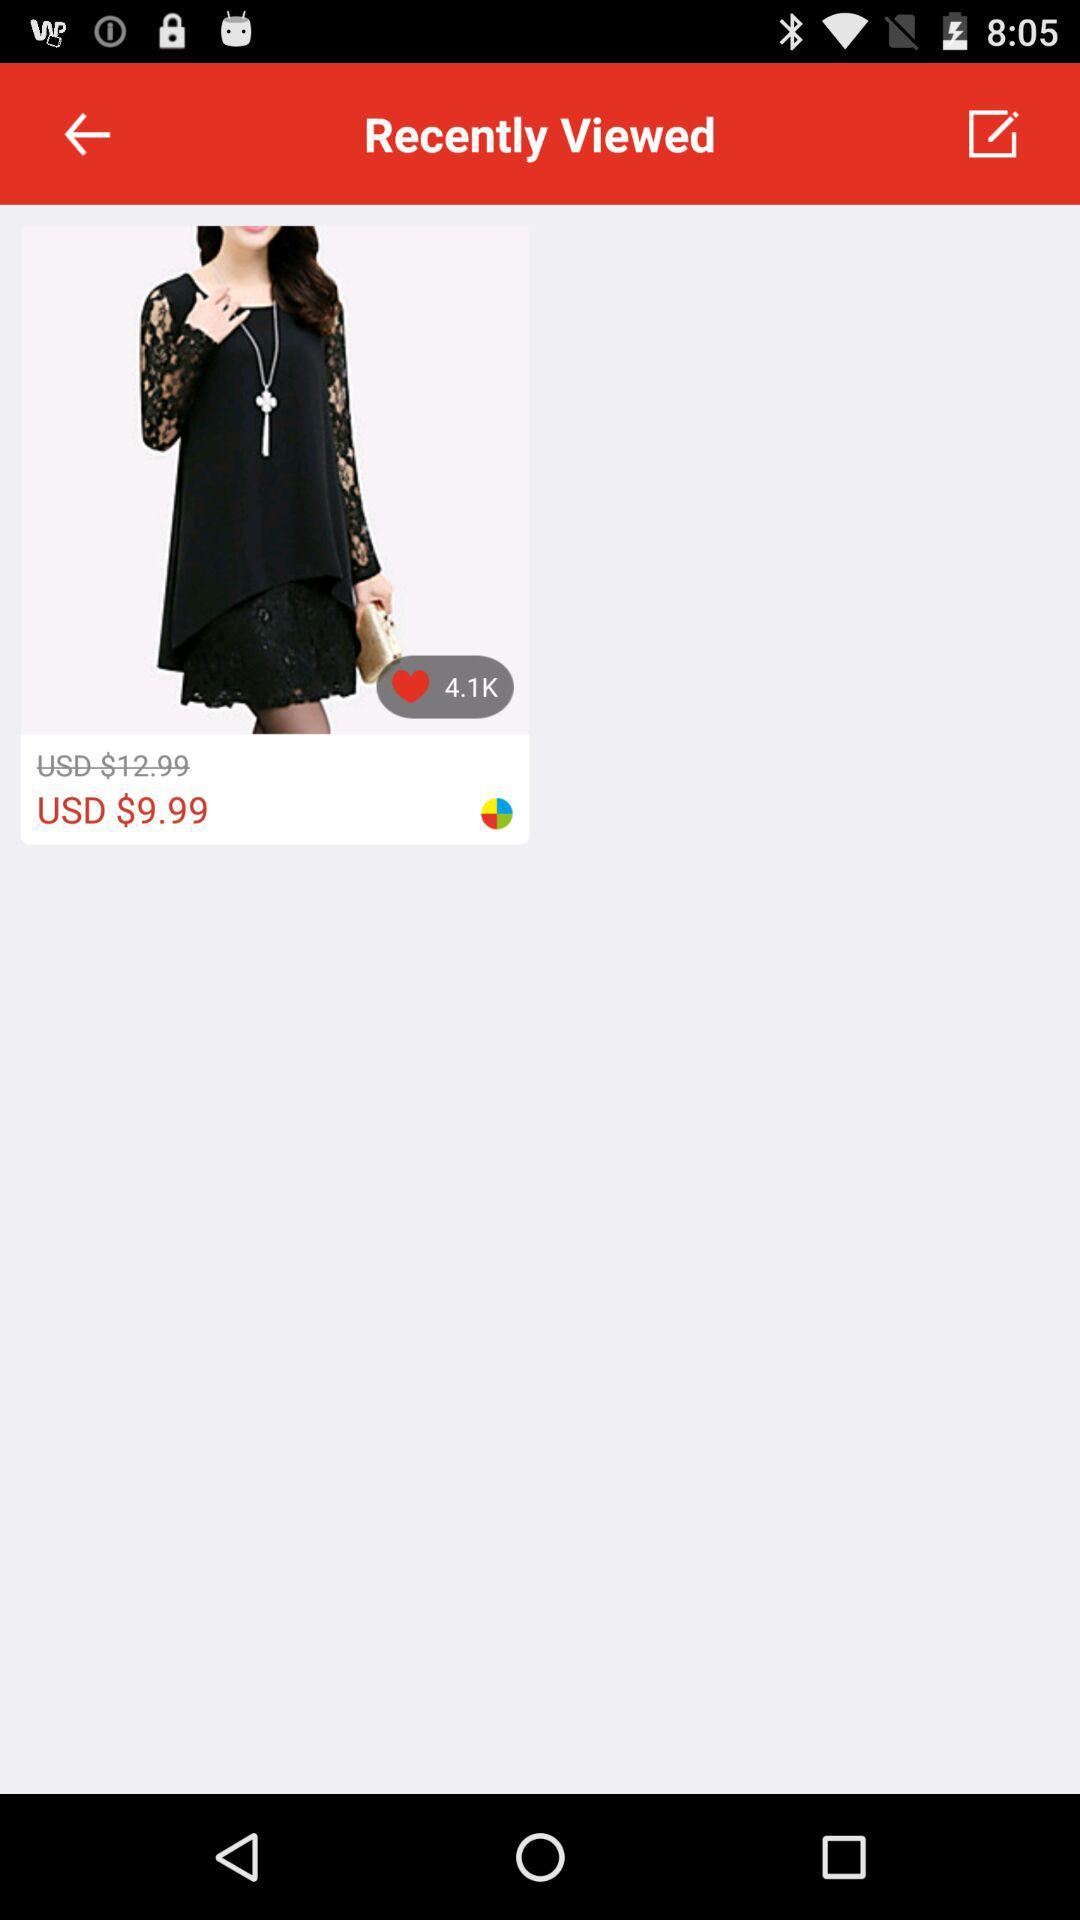 This screenshot has width=1080, height=1920. Describe the element at coordinates (86, 132) in the screenshot. I see `item next to the recently viewed item` at that location.